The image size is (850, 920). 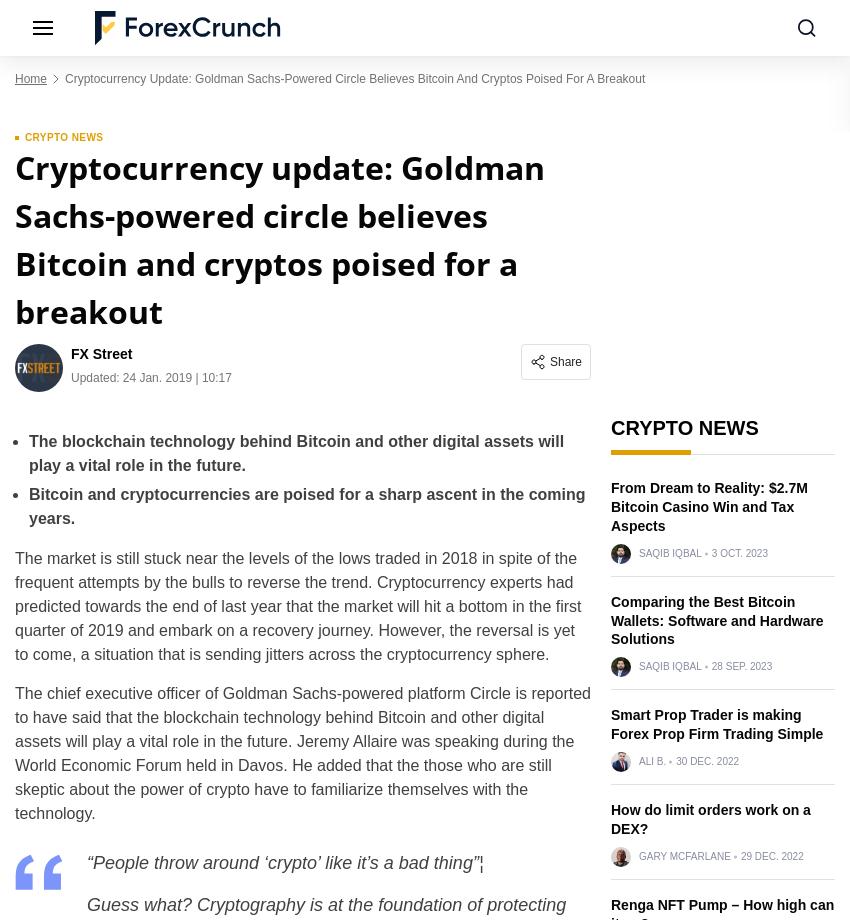 I want to click on 'Gary McFarlane', so click(x=683, y=854).